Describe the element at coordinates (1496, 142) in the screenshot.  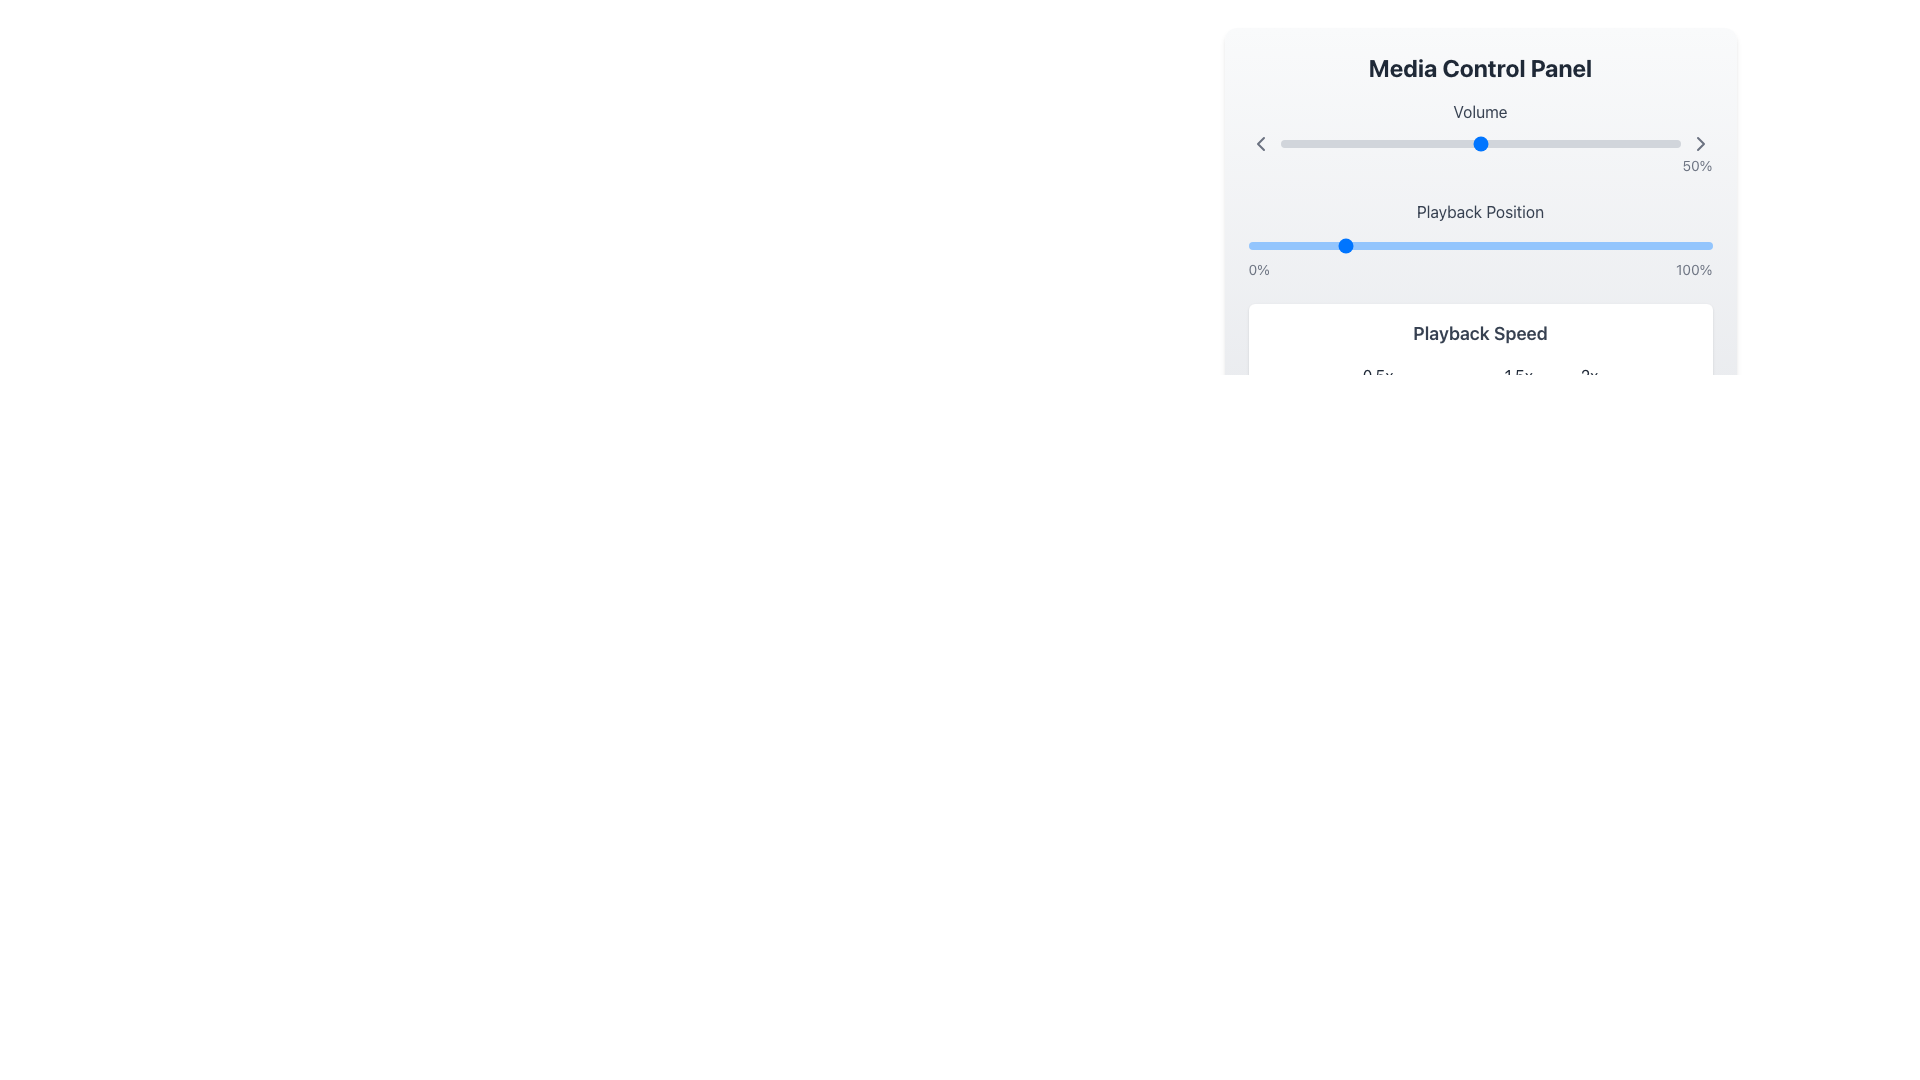
I see `volume` at that location.